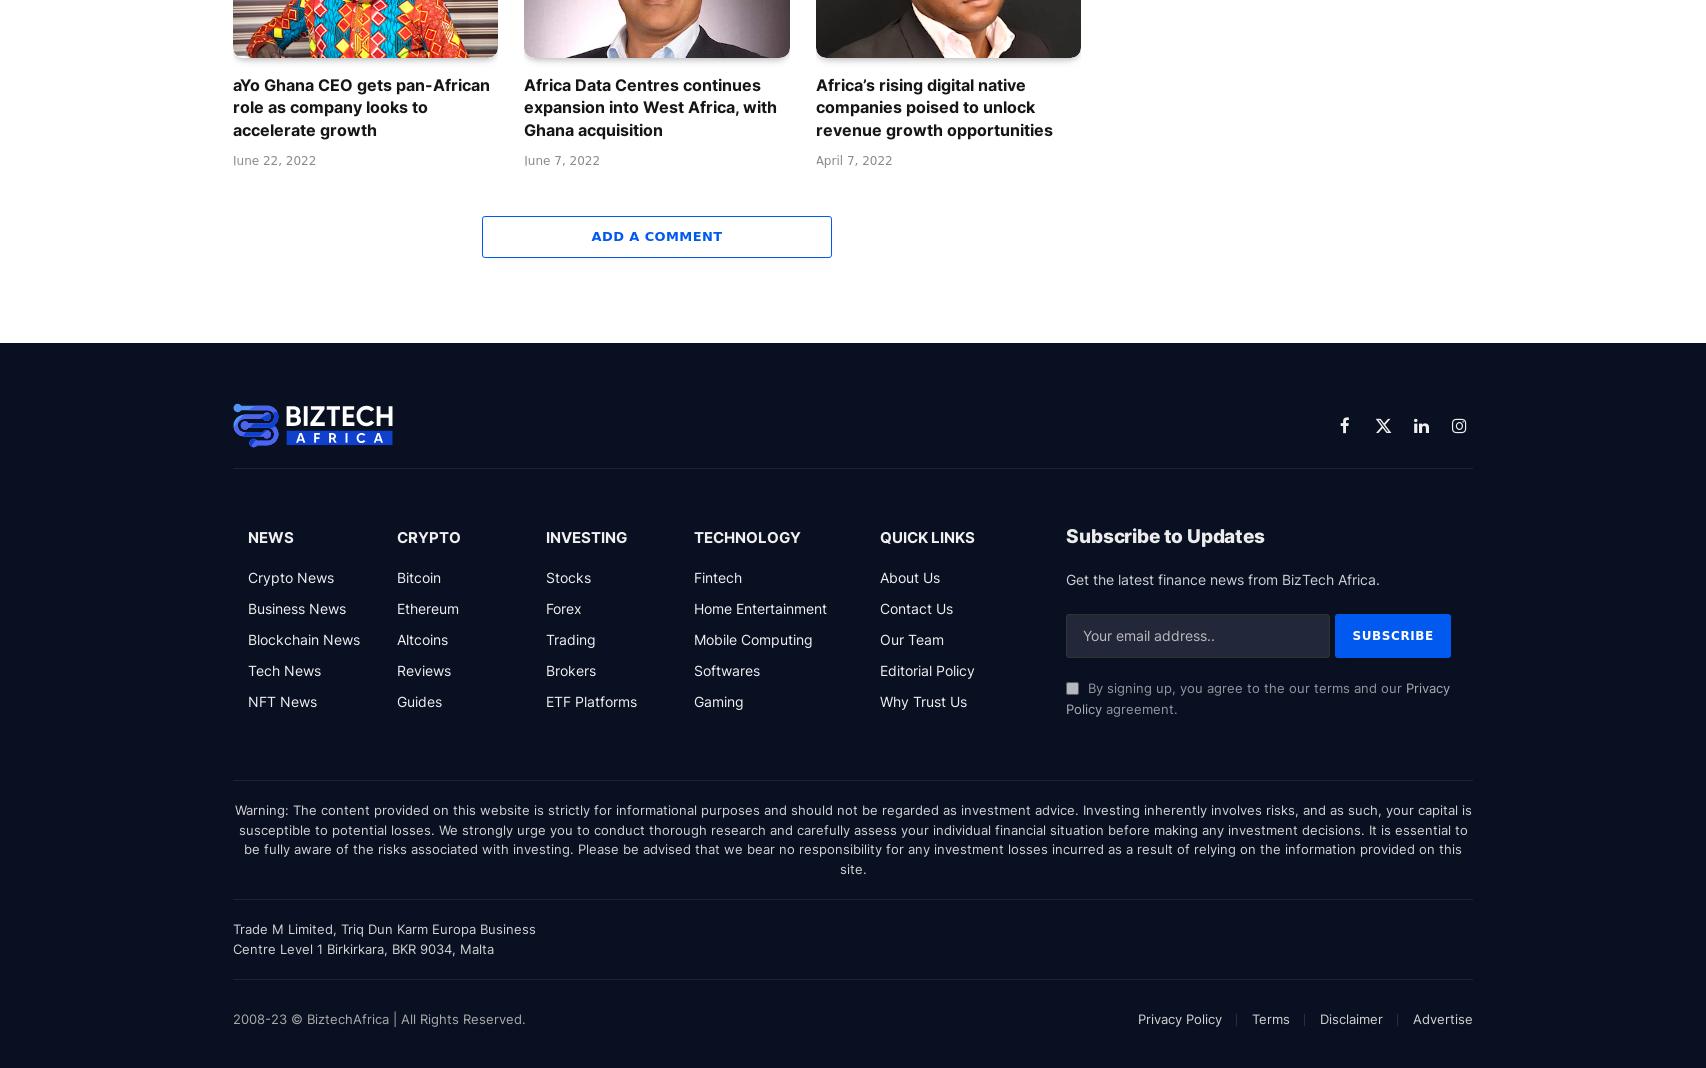 The width and height of the screenshot is (1706, 1068). What do you see at coordinates (717, 575) in the screenshot?
I see `'Fintech'` at bounding box center [717, 575].